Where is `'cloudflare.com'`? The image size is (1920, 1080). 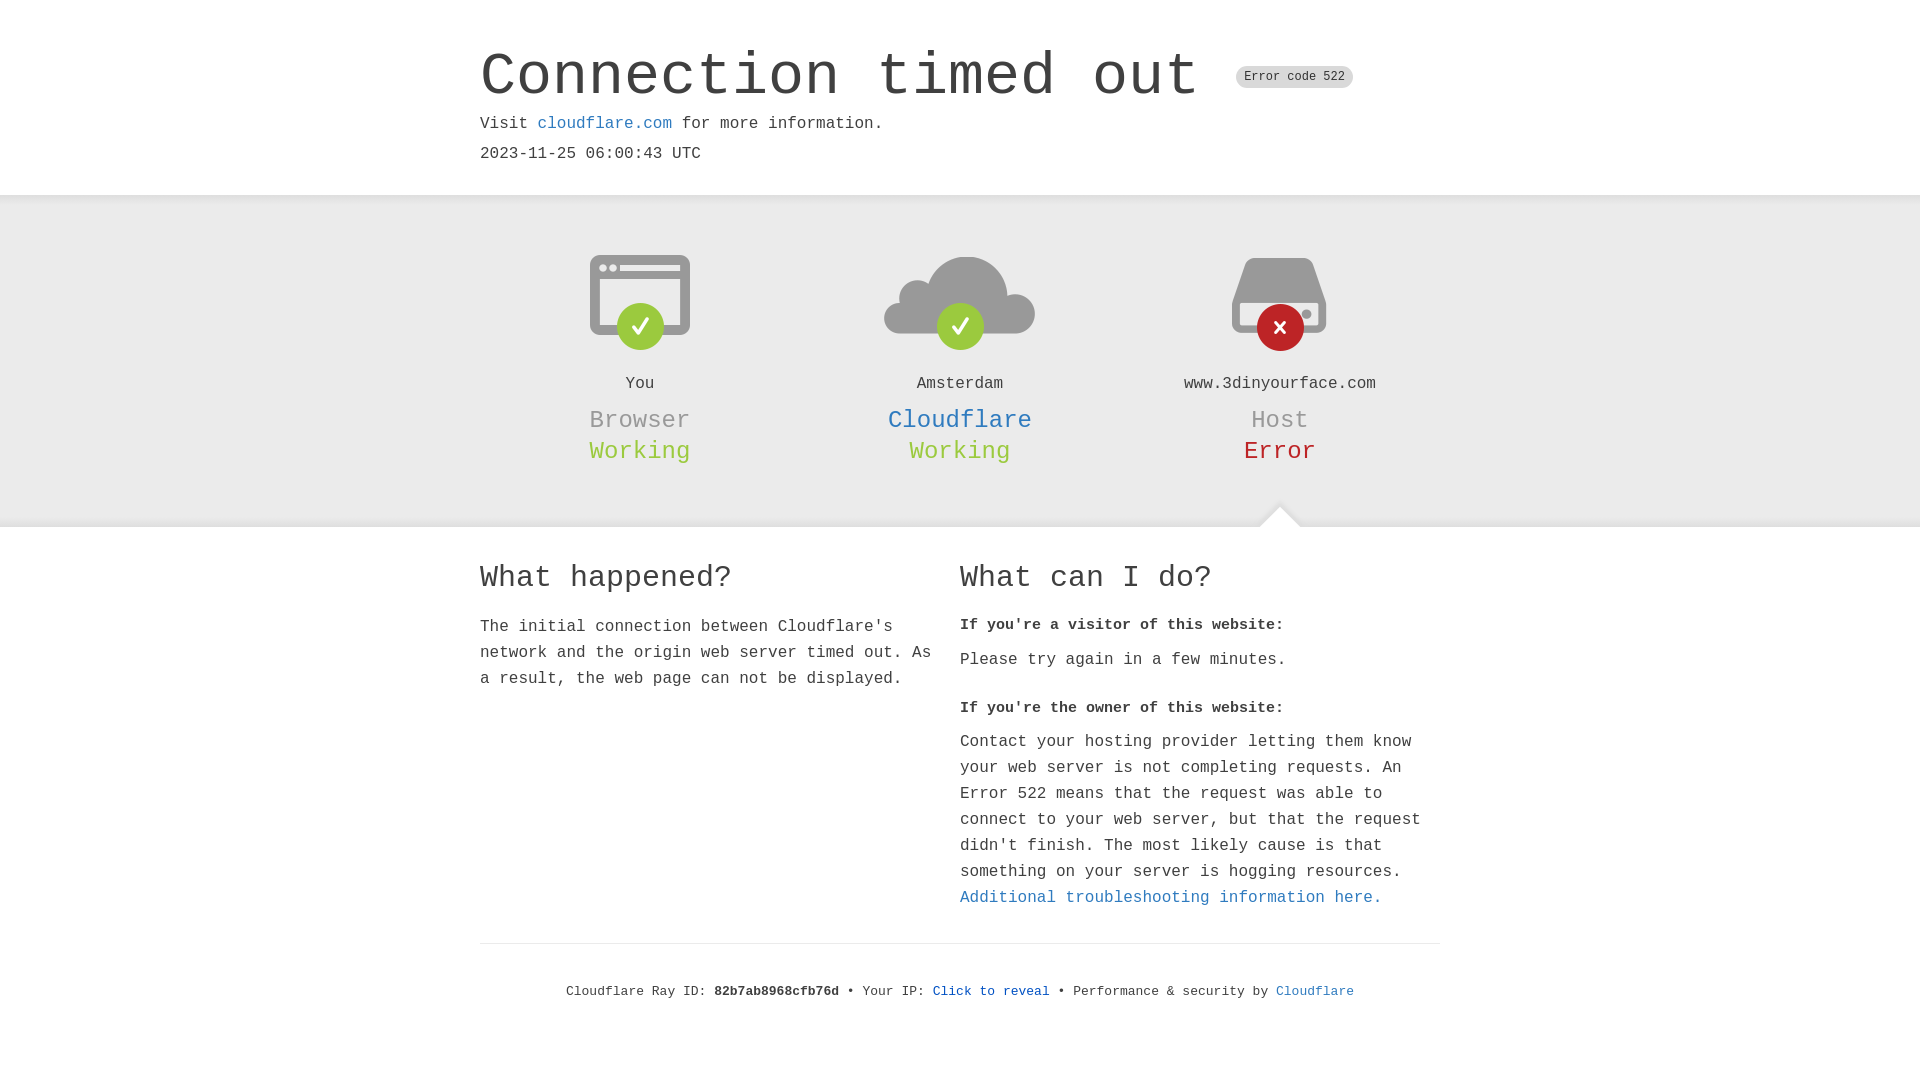
'cloudflare.com' is located at coordinates (603, 123).